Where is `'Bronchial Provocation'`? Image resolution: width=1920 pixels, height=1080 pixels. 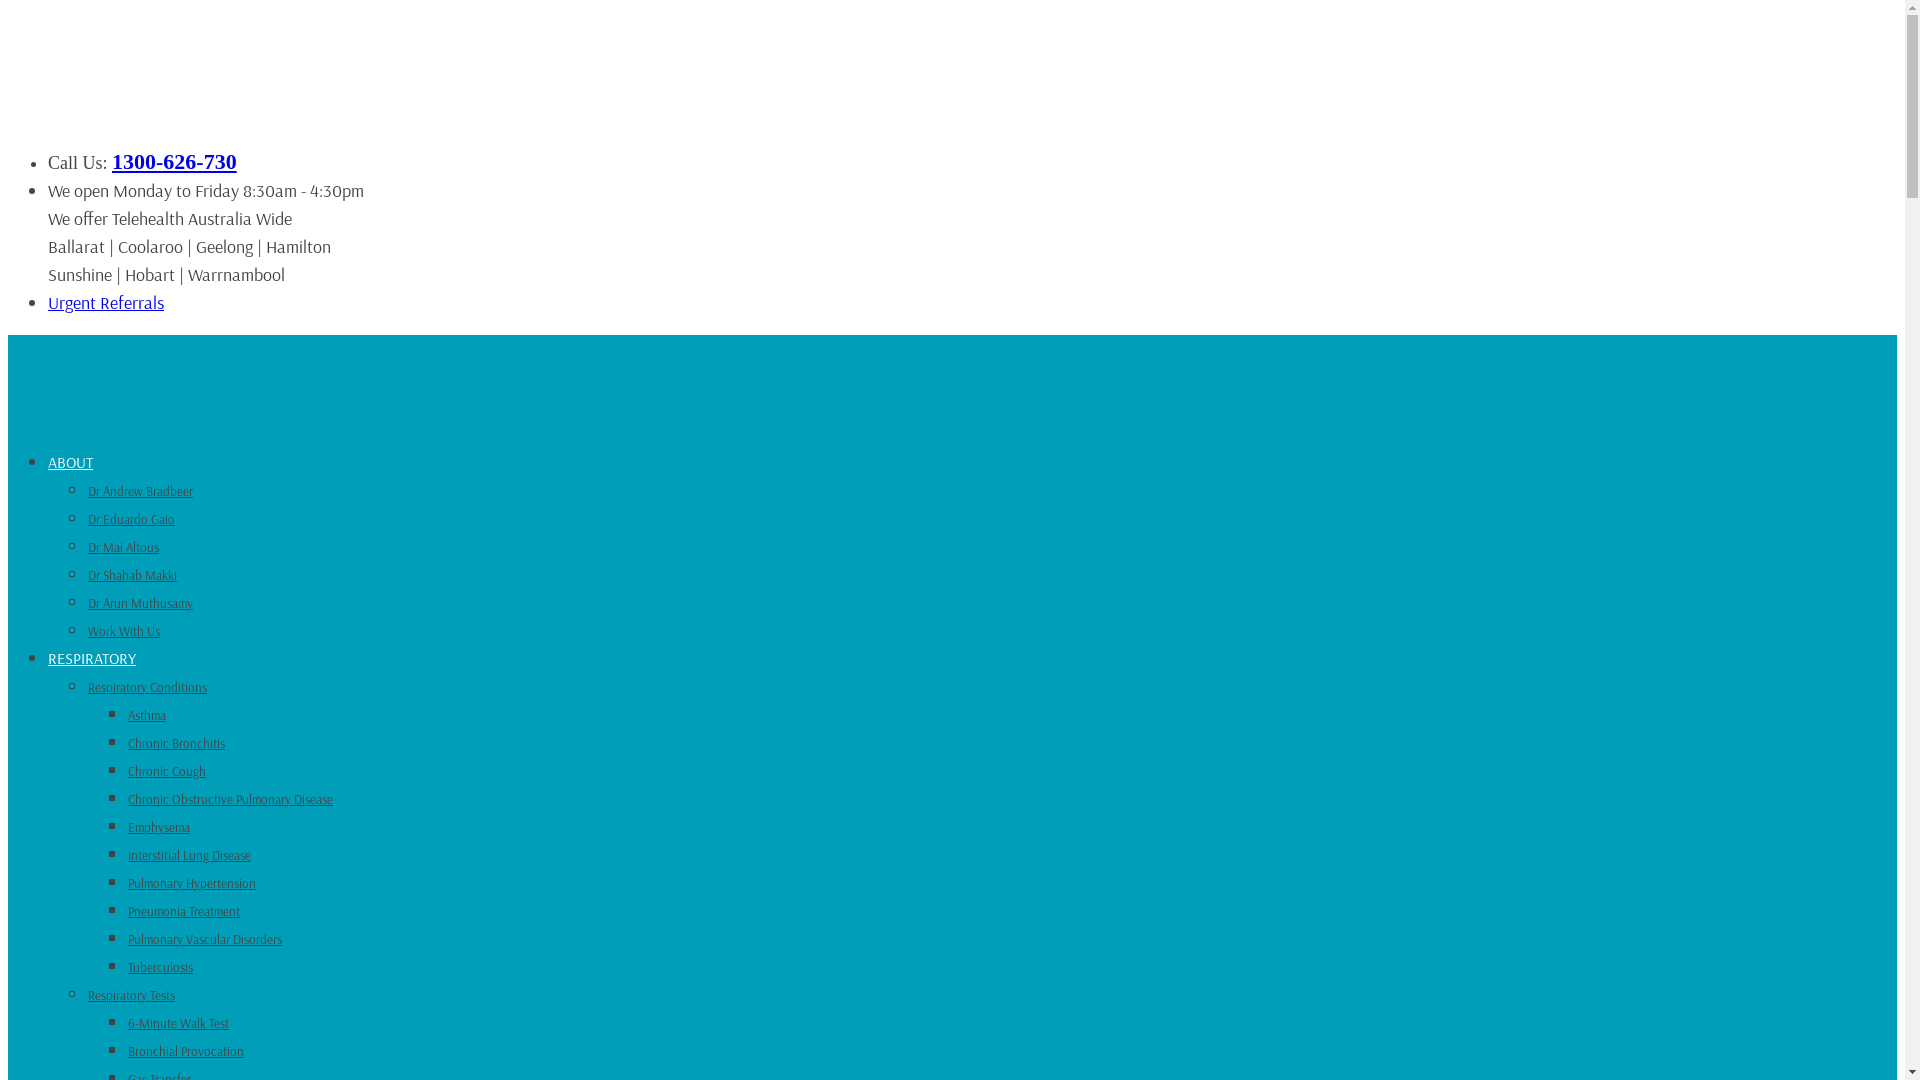 'Bronchial Provocation' is located at coordinates (186, 1049).